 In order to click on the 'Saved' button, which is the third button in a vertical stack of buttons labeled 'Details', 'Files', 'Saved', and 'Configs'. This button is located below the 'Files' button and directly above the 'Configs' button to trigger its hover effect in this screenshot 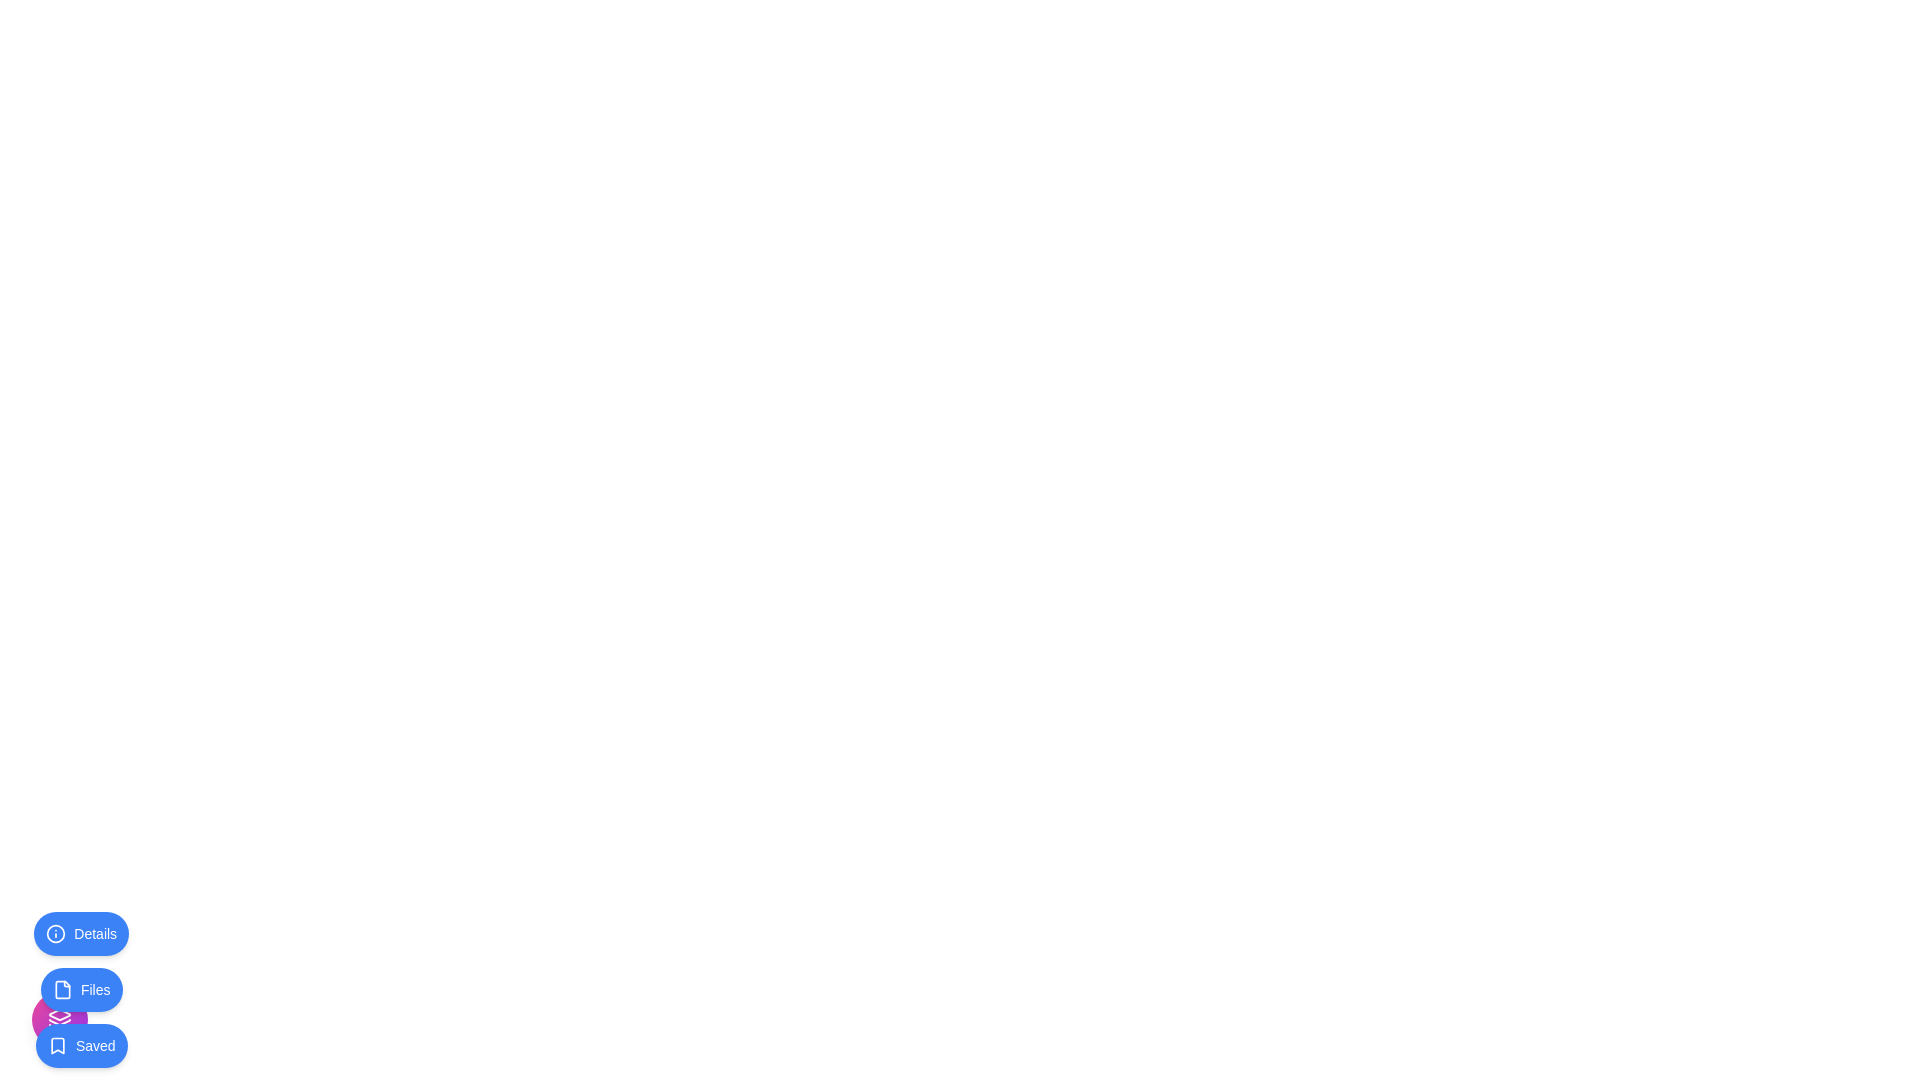, I will do `click(80, 1044)`.